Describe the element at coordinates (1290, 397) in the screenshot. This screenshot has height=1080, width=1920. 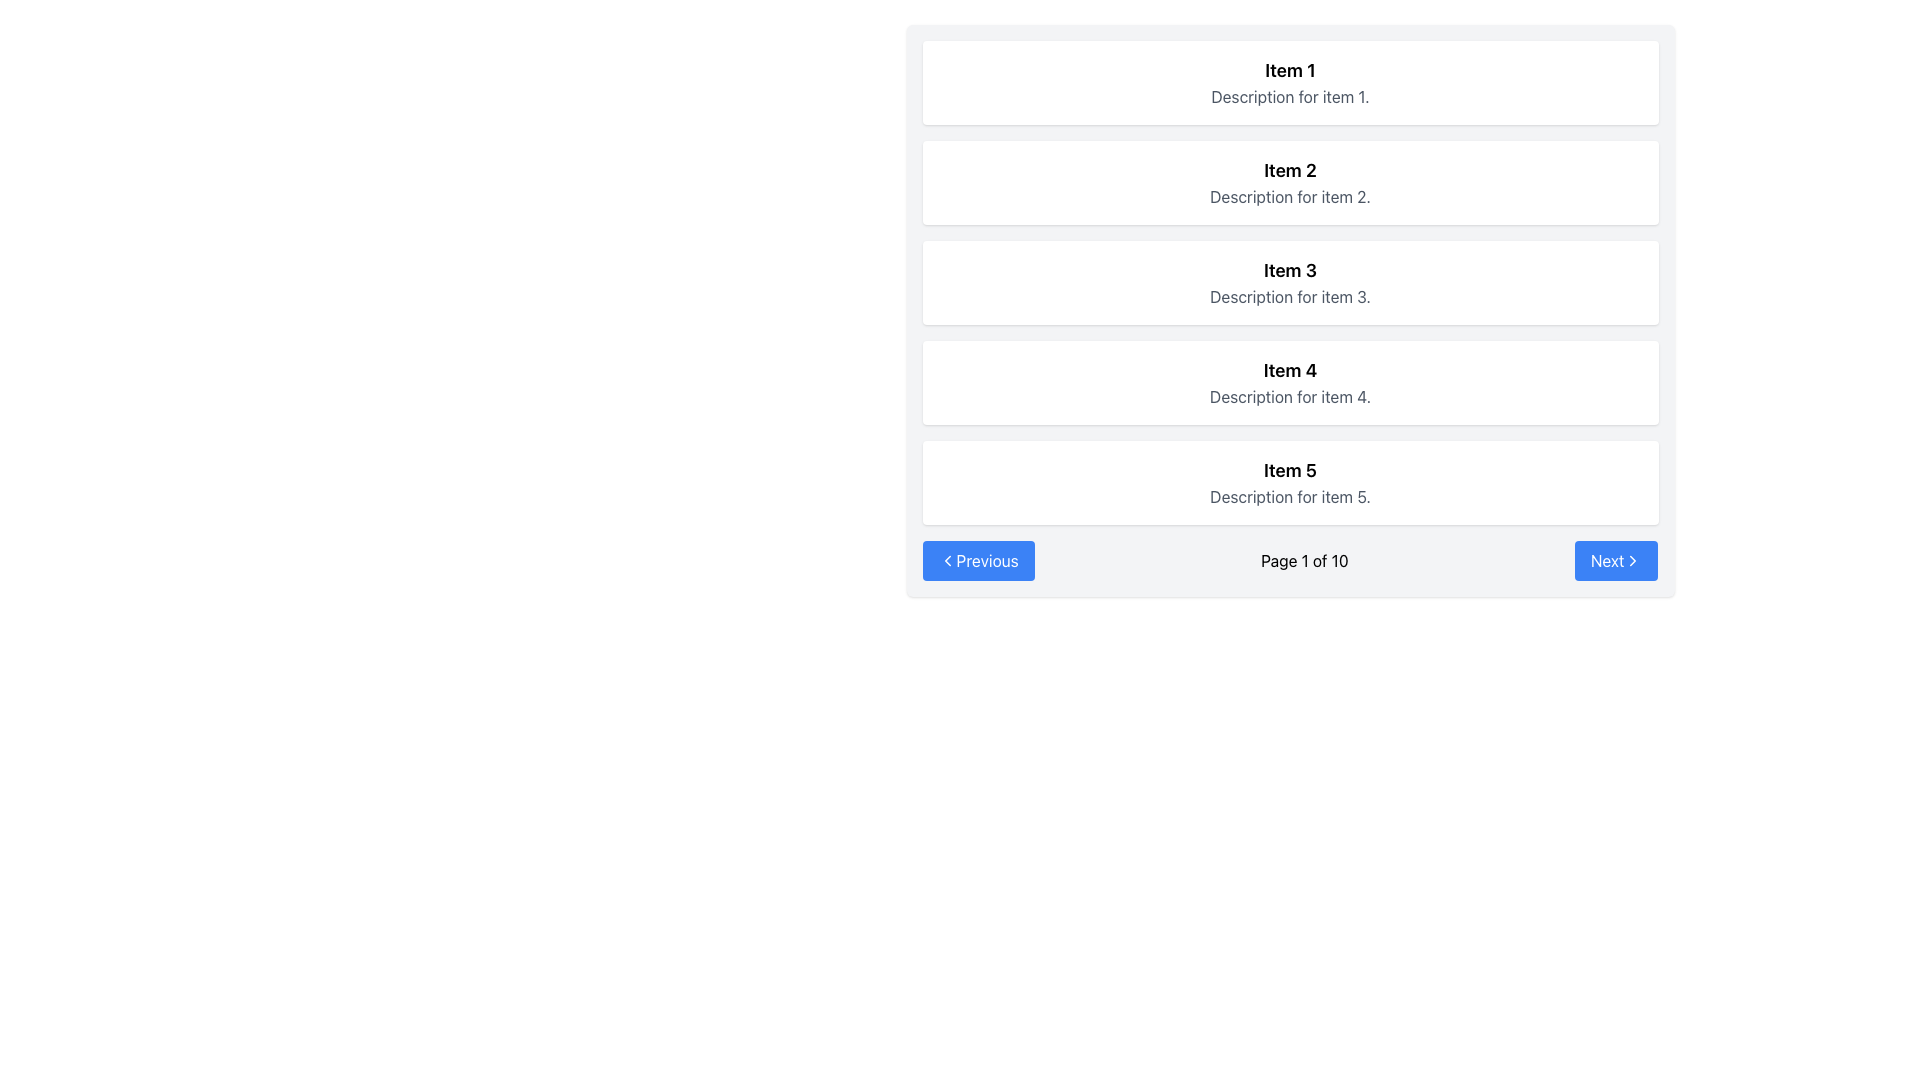
I see `the text label 'Description for item 4.' which is styled in gray font and positioned directly below the heading 'Item 4'` at that location.